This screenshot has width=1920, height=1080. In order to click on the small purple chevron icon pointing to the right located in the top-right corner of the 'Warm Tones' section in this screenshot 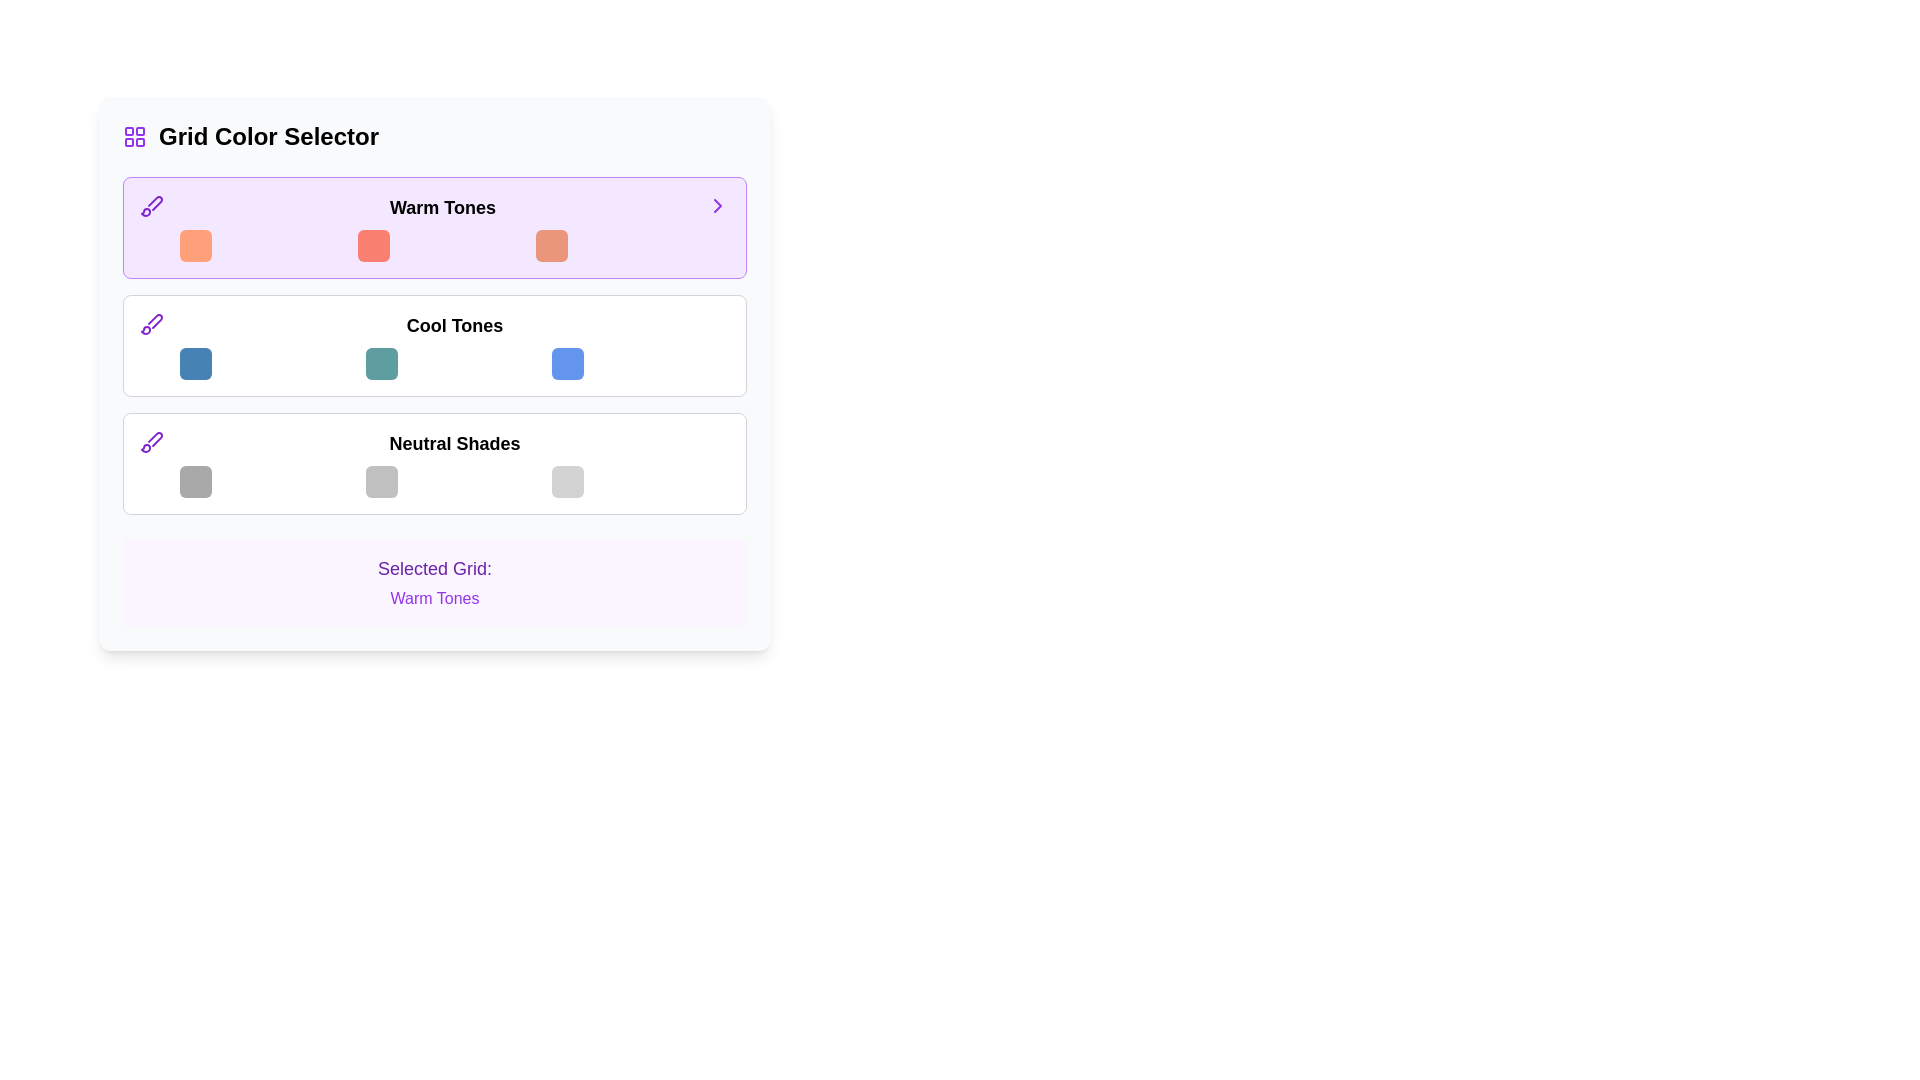, I will do `click(718, 205)`.